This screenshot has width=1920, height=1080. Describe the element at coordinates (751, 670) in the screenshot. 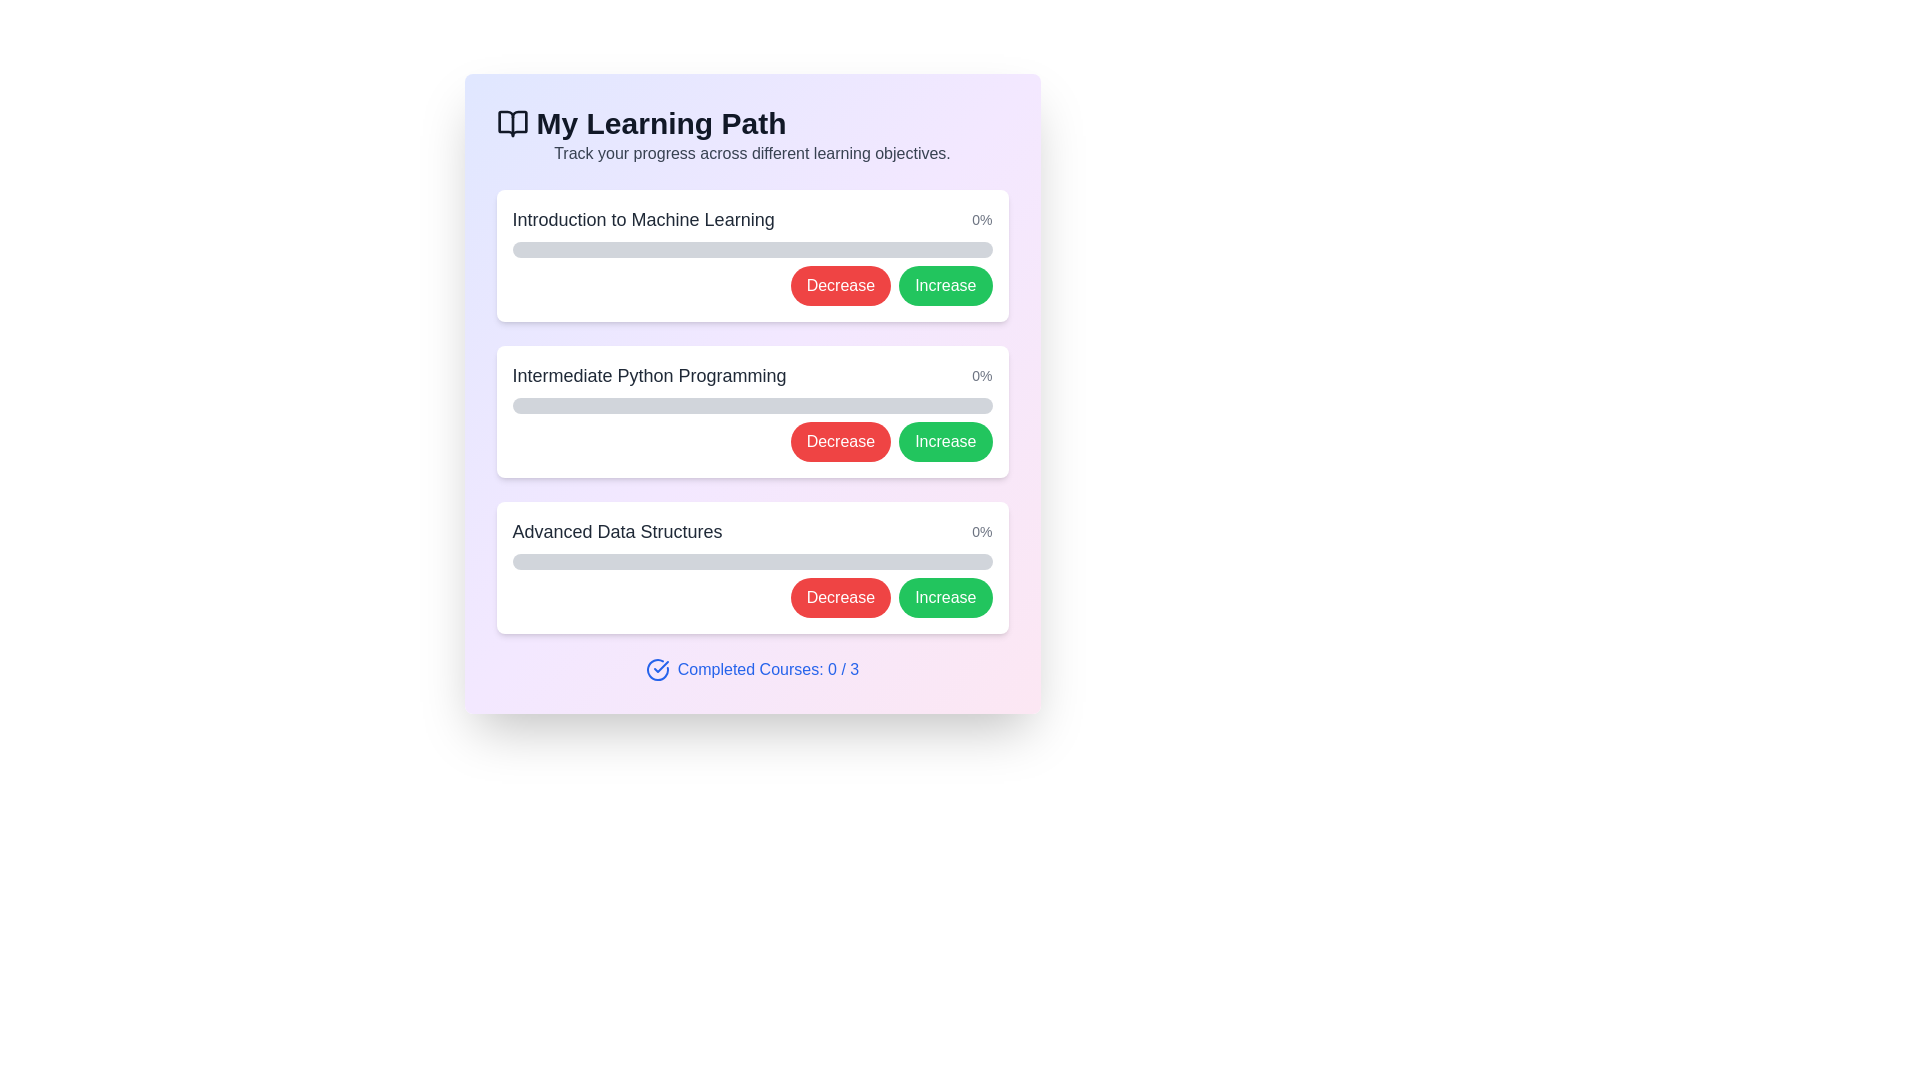

I see `the text element reading 'Completed Courses: 0 / 3' with a checkmark circle icon` at that location.